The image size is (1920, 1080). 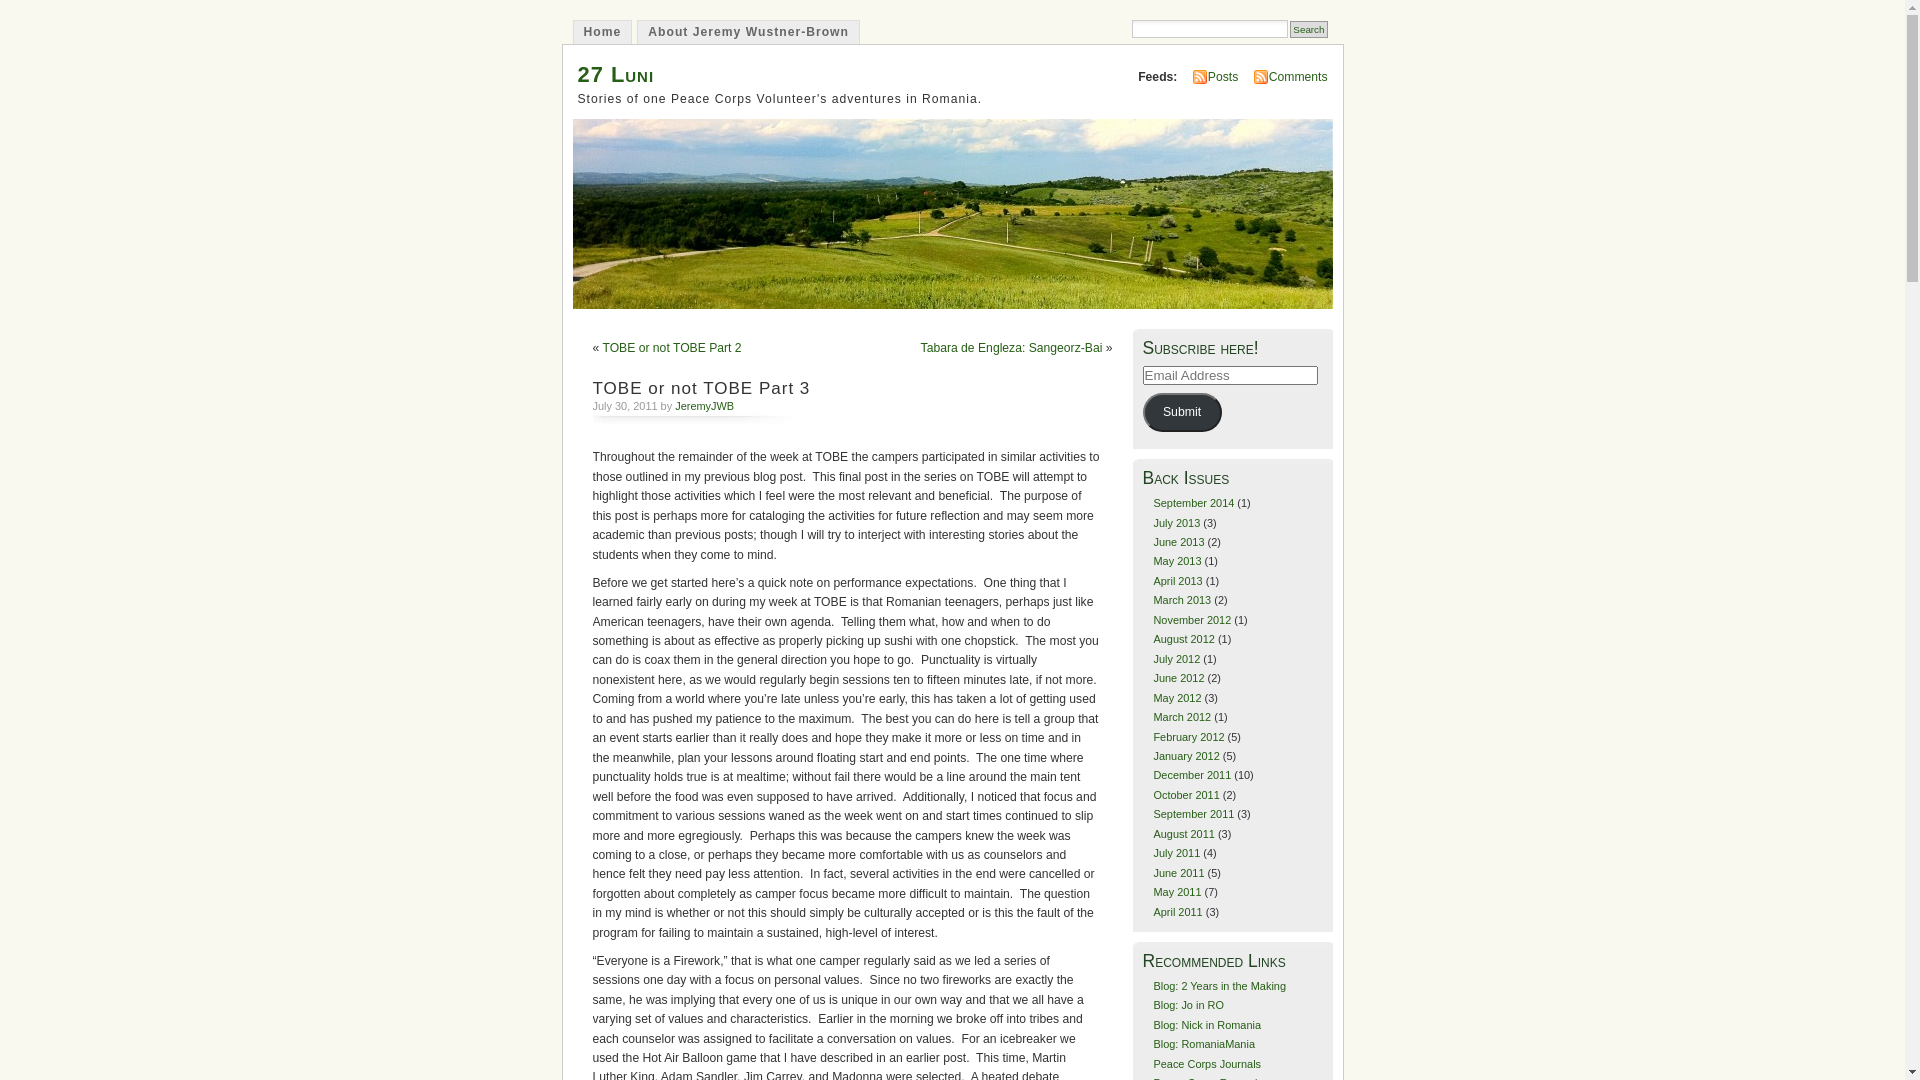 I want to click on 'Blog: RomaniaMania', so click(x=1203, y=1043).